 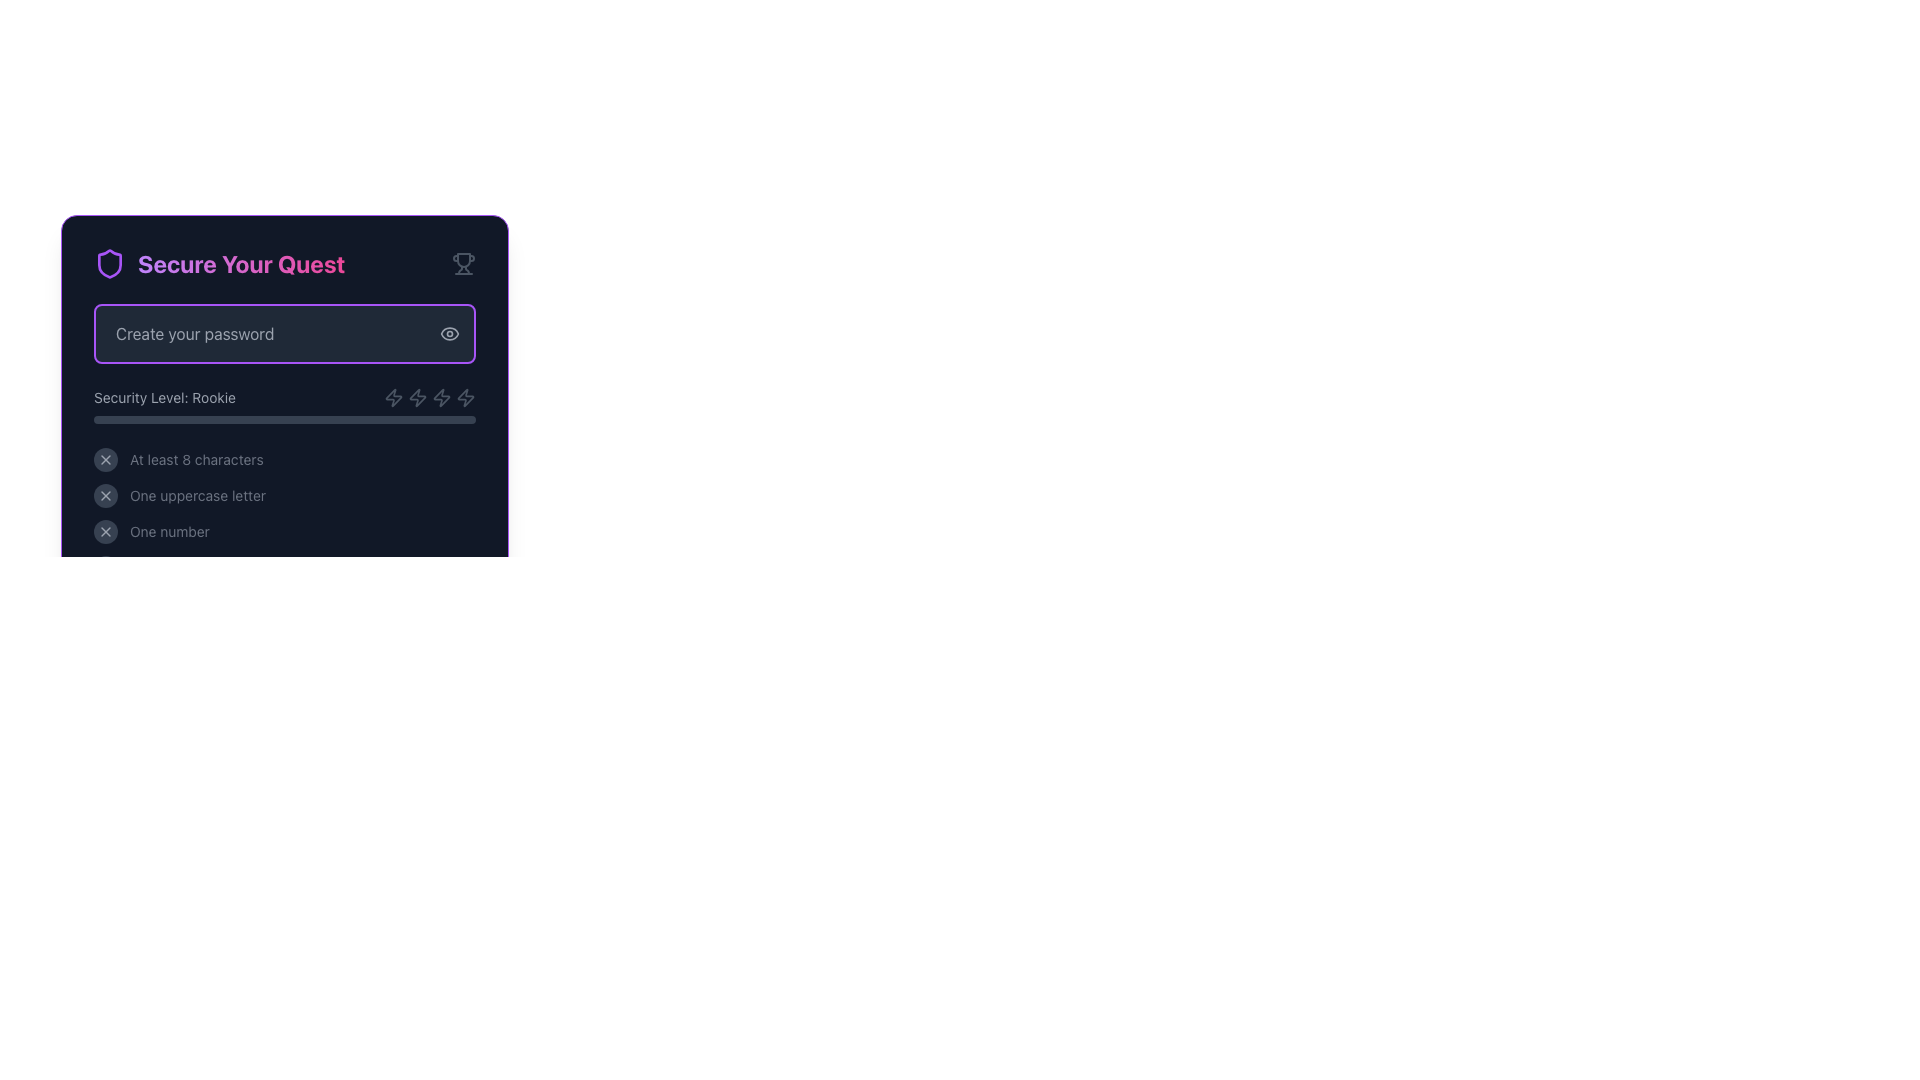 I want to click on the small gray circle containing a faintly styled 'X' icon to inspect for additional details regarding password strength requirements, so click(x=104, y=495).